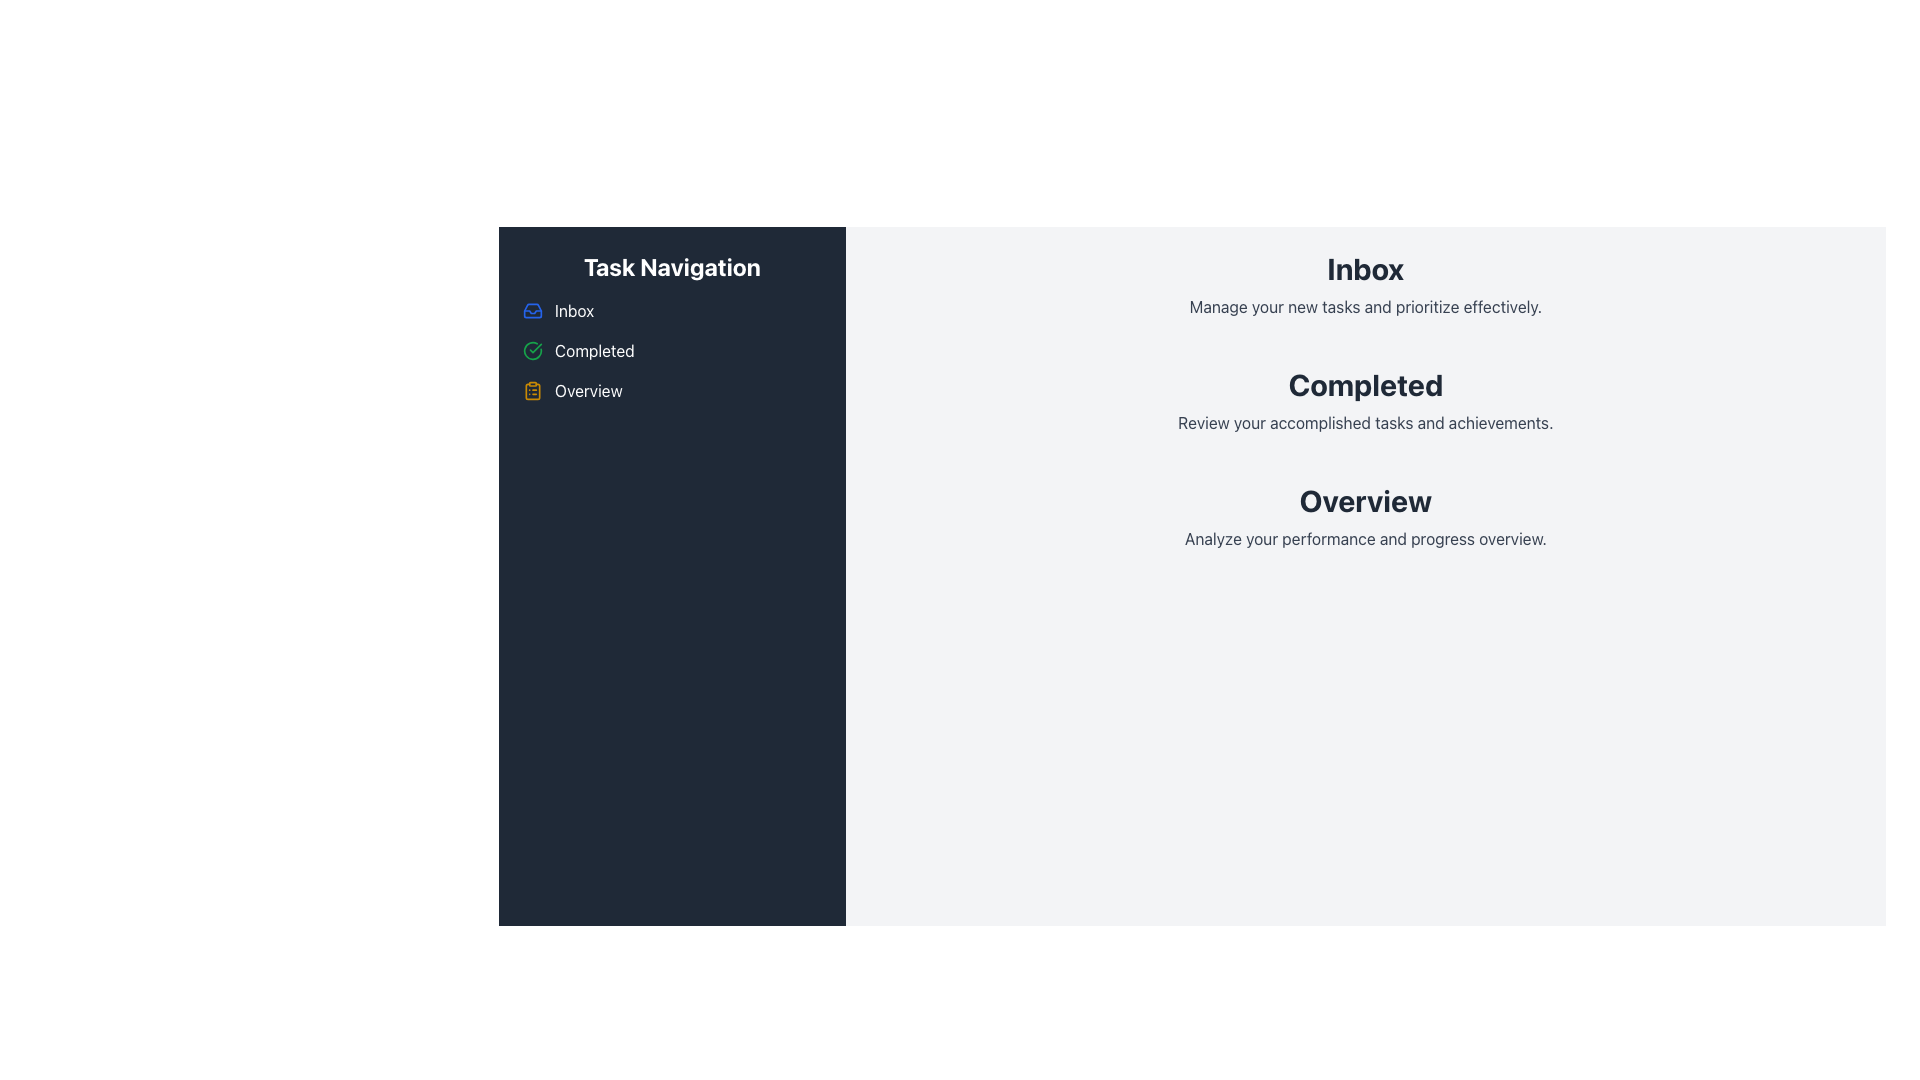 The height and width of the screenshot is (1080, 1920). Describe the element at coordinates (573, 311) in the screenshot. I see `the first hyperlink in the left sidebar navigation menu under 'Task Navigation'` at that location.